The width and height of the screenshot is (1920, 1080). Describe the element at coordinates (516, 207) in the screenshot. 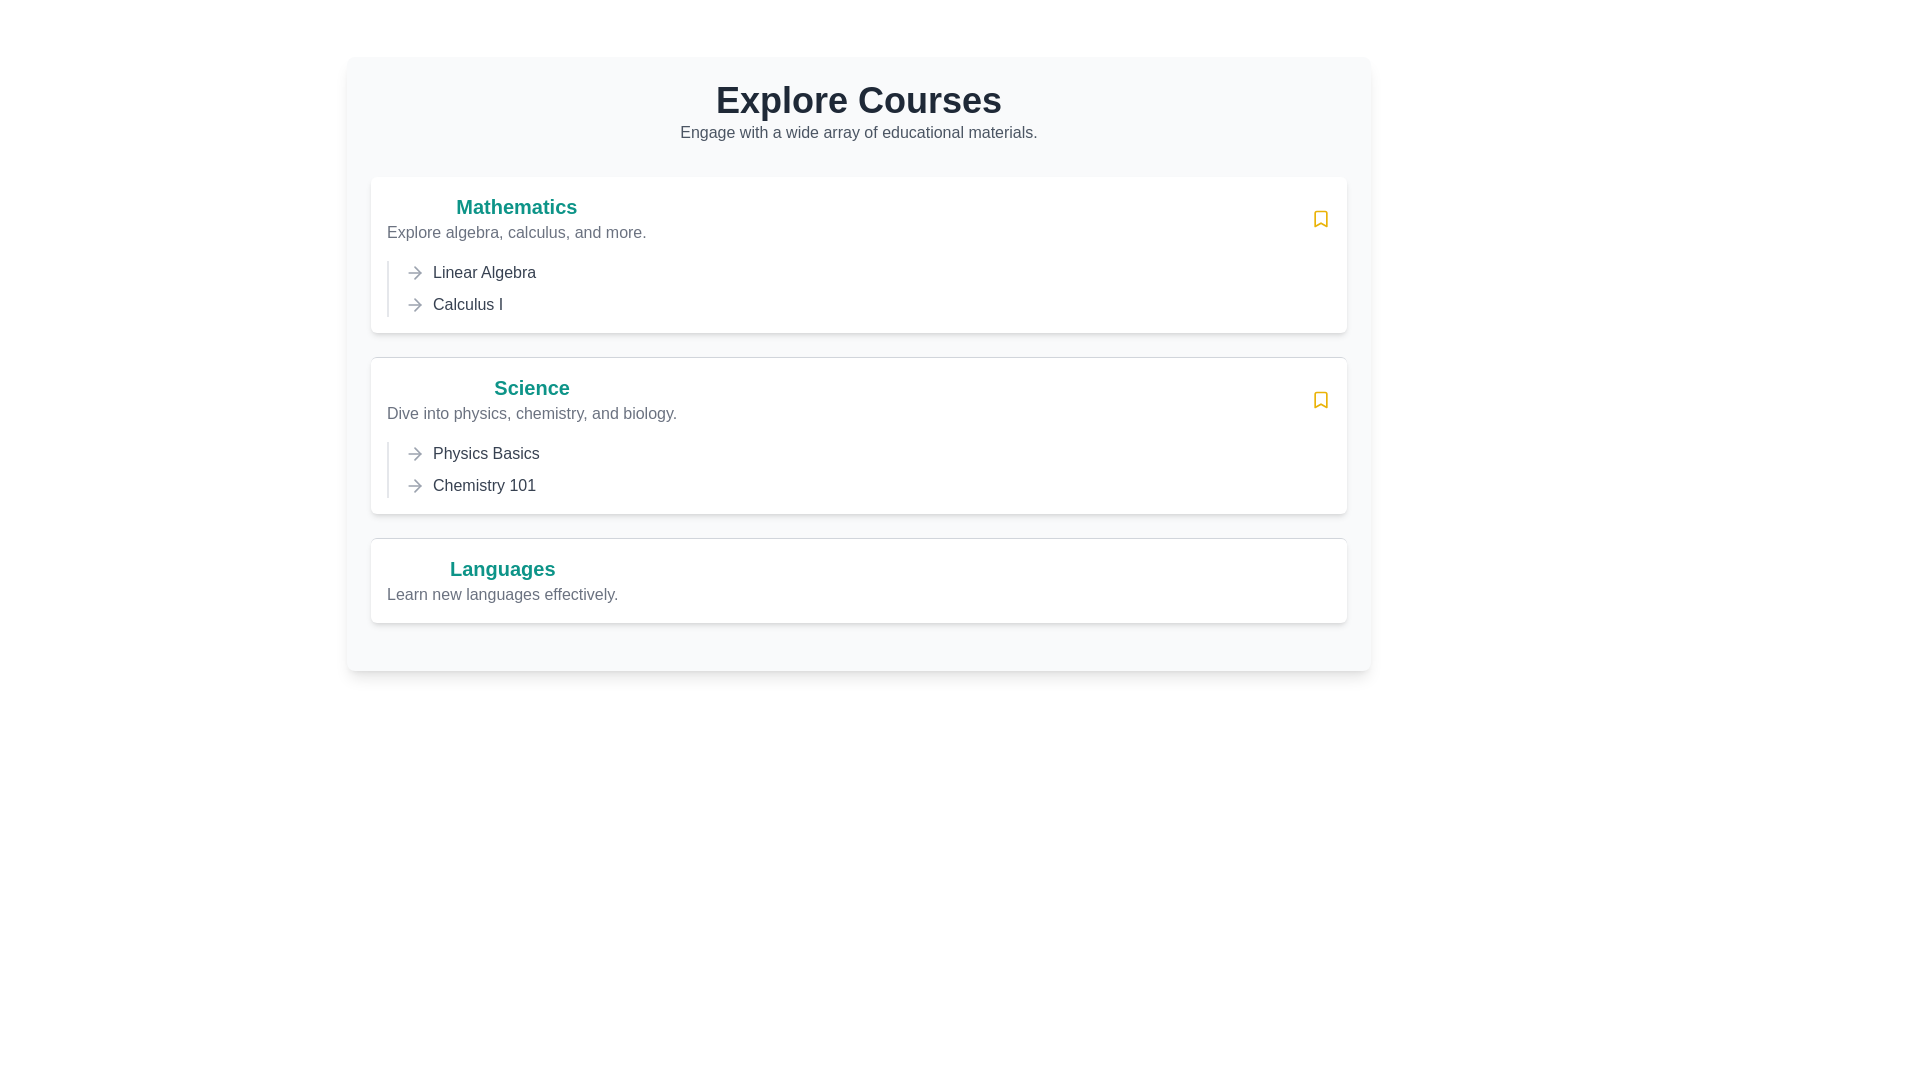

I see `the hyperlink in the 'Explore Courses' section that serves as a navigation option for mathematics, positioned above the text 'Explore algebra, calculus, and more.'` at that location.